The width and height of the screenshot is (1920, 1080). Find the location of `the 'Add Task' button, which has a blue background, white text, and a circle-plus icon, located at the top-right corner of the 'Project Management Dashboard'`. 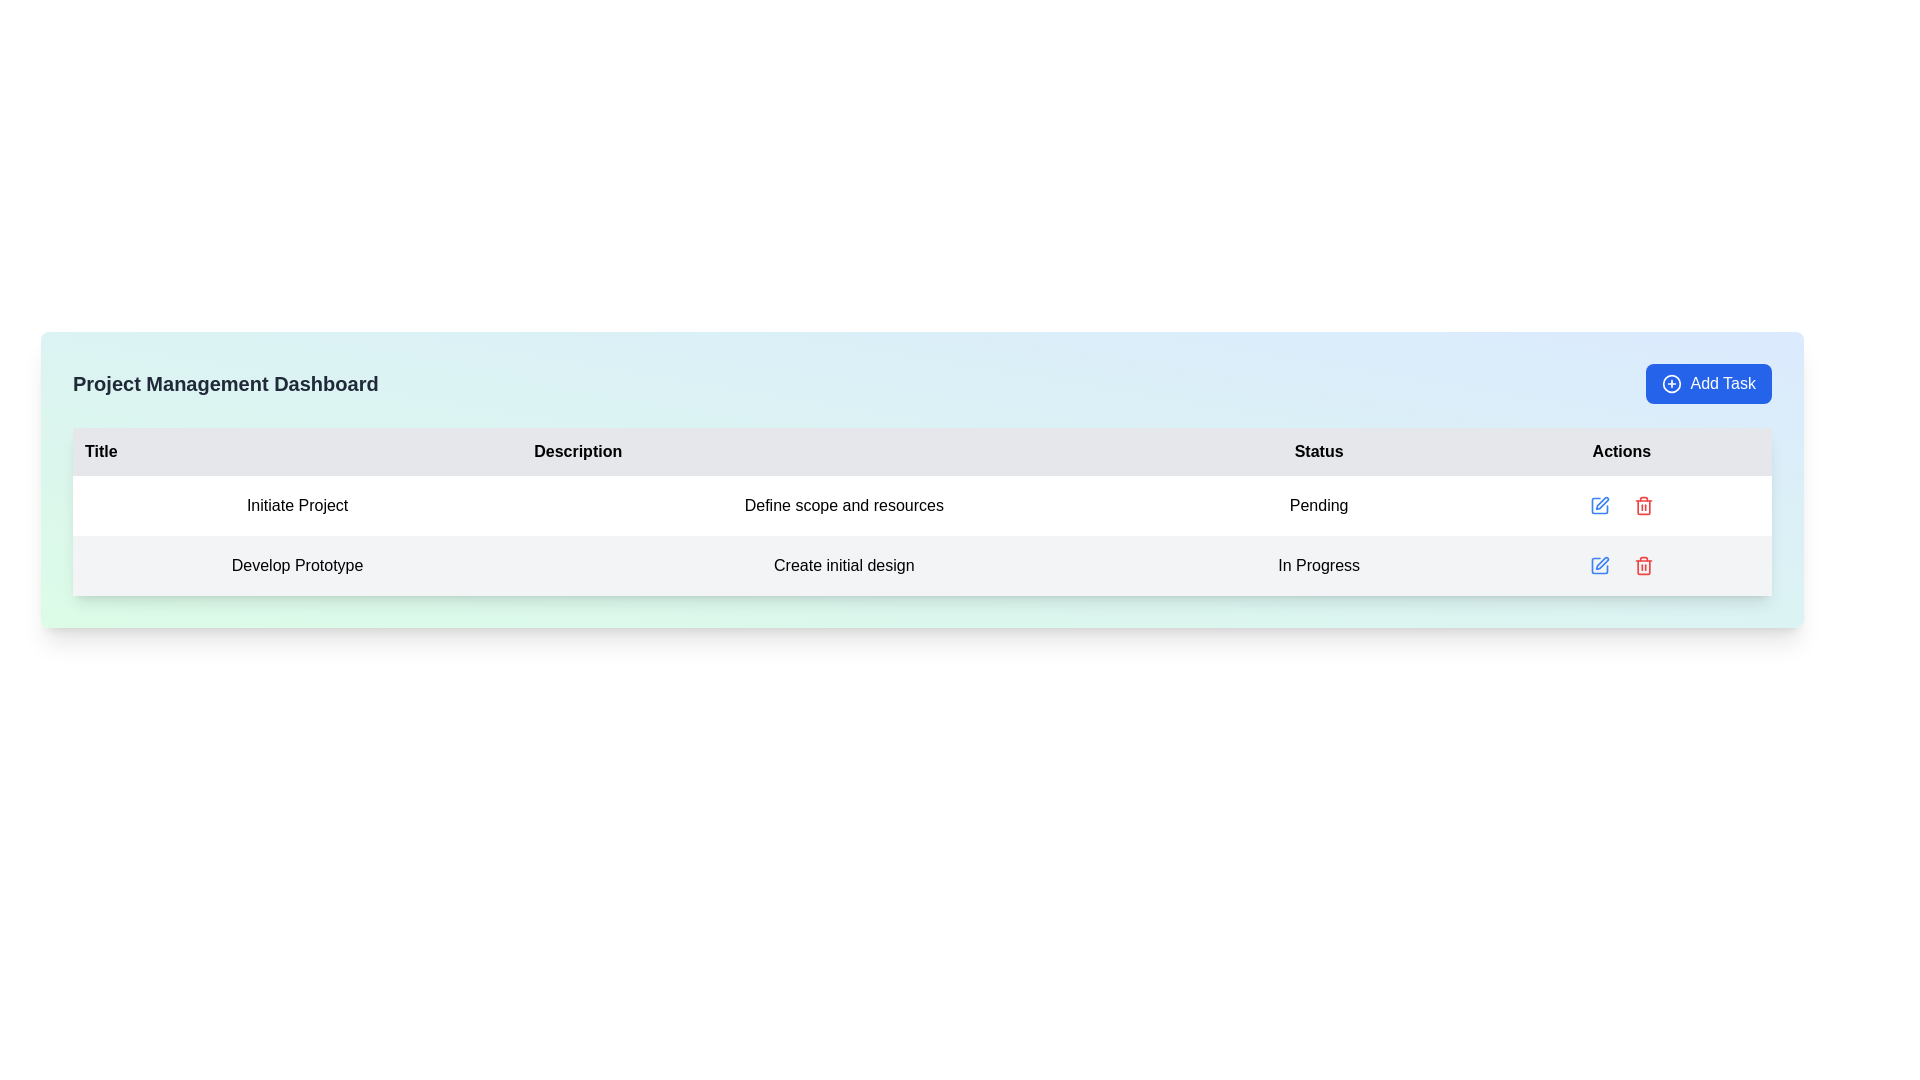

the 'Add Task' button, which has a blue background, white text, and a circle-plus icon, located at the top-right corner of the 'Project Management Dashboard' is located at coordinates (1708, 384).